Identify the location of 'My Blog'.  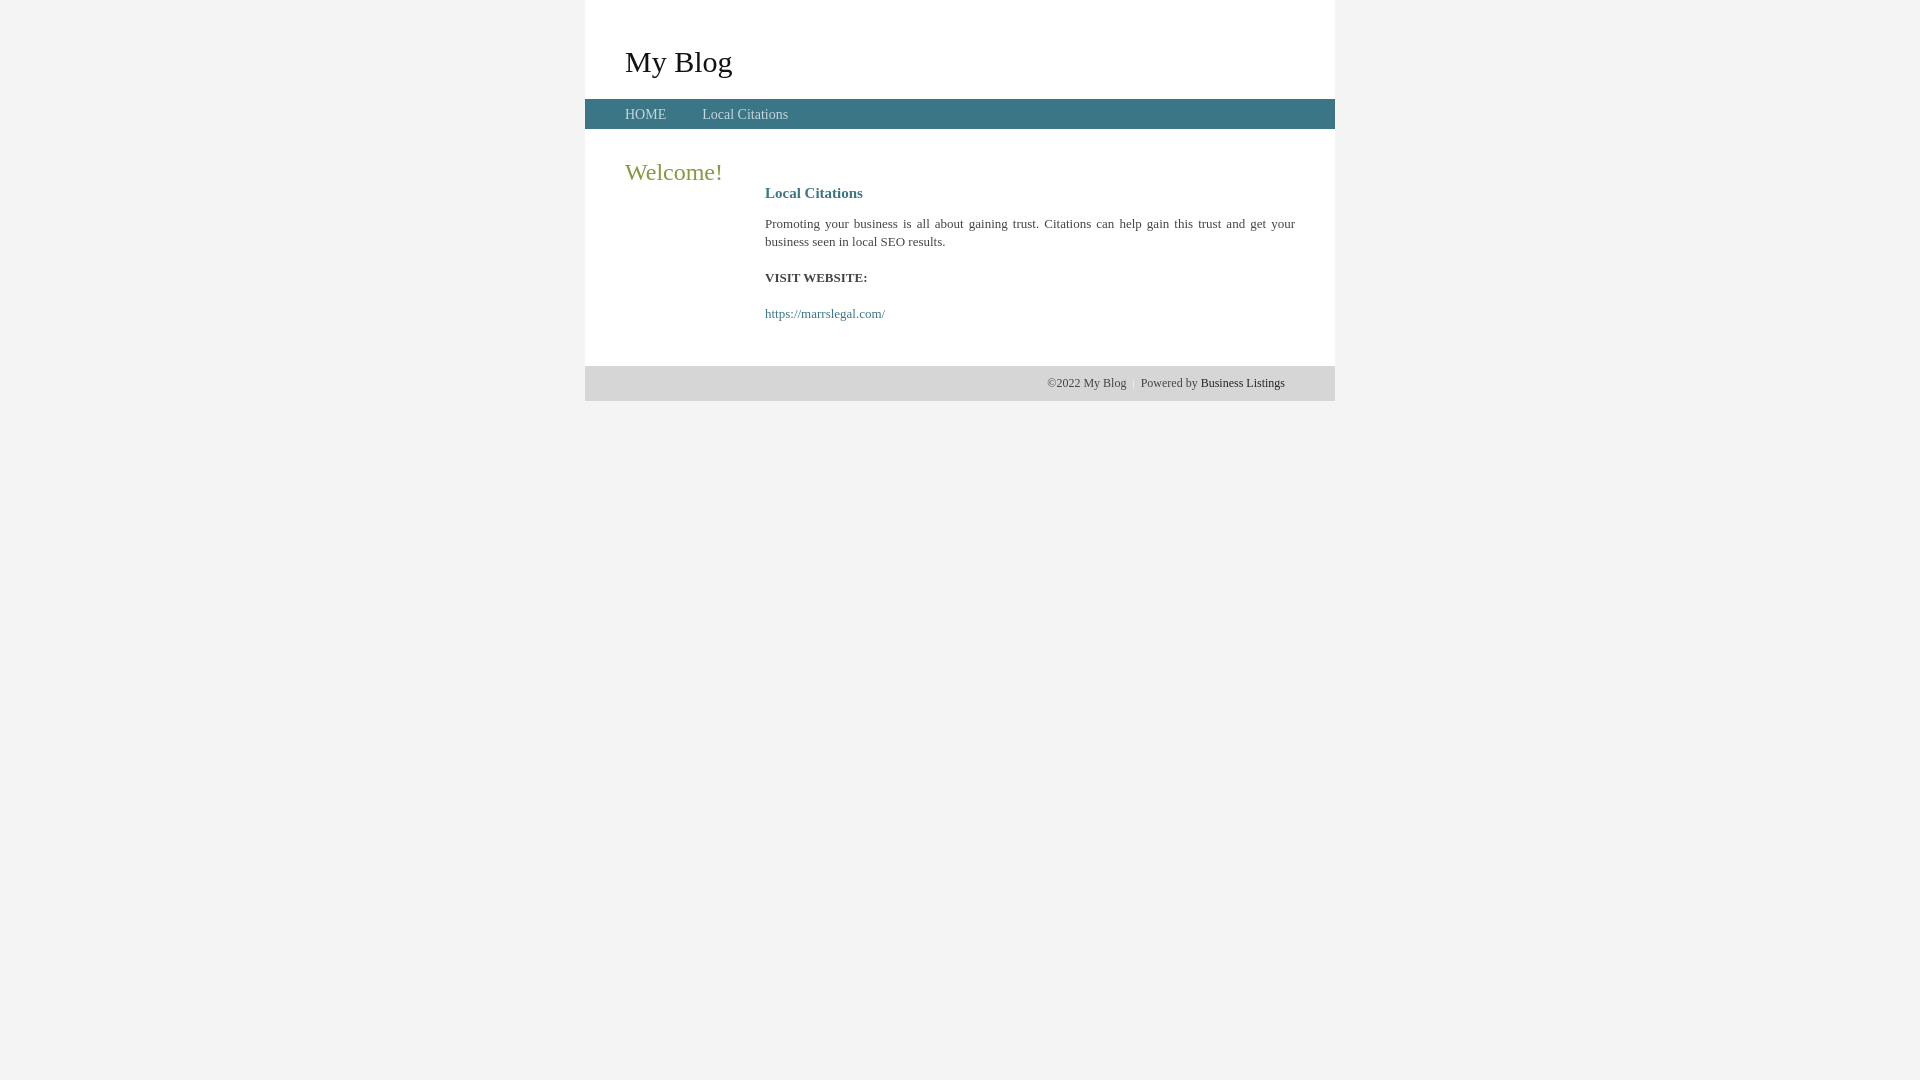
(678, 60).